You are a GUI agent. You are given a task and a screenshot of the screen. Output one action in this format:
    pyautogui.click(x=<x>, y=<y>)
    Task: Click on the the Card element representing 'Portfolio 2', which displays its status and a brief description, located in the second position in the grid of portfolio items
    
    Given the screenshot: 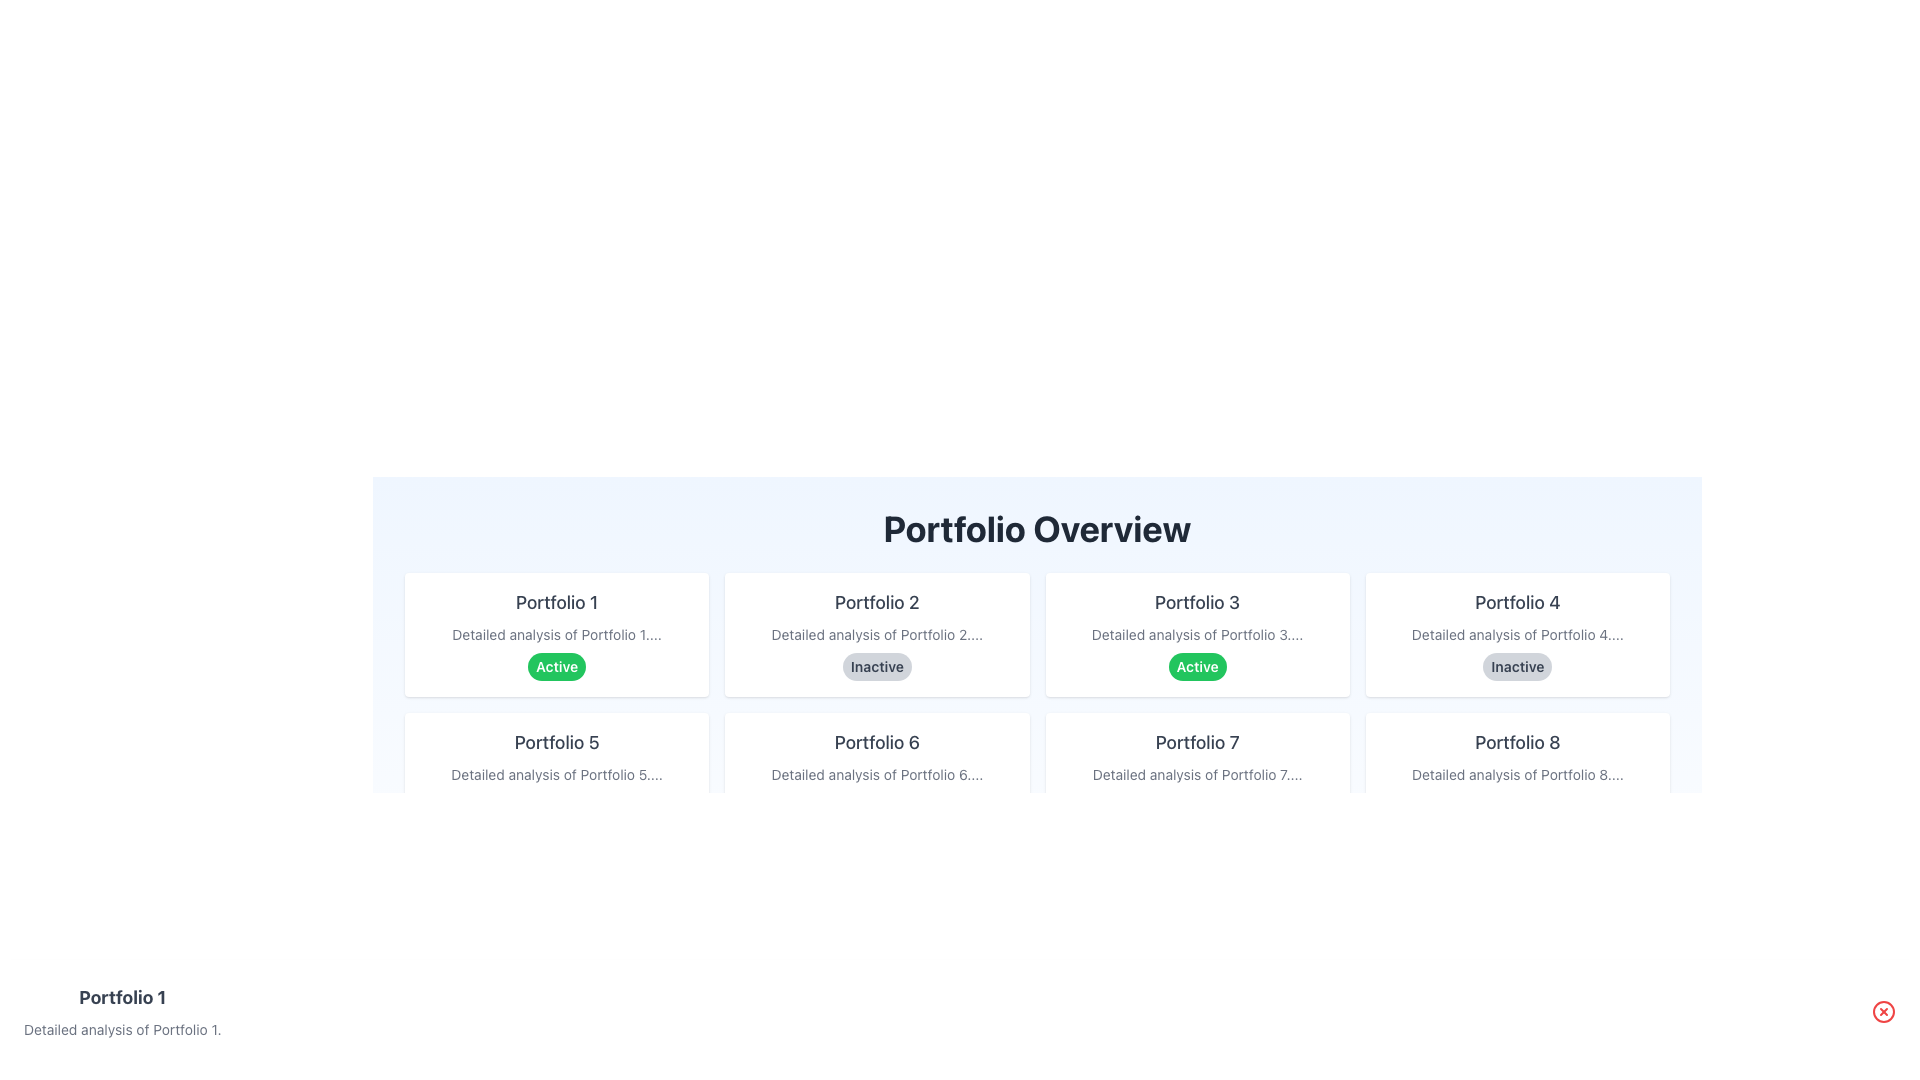 What is the action you would take?
    pyautogui.click(x=877, y=635)
    